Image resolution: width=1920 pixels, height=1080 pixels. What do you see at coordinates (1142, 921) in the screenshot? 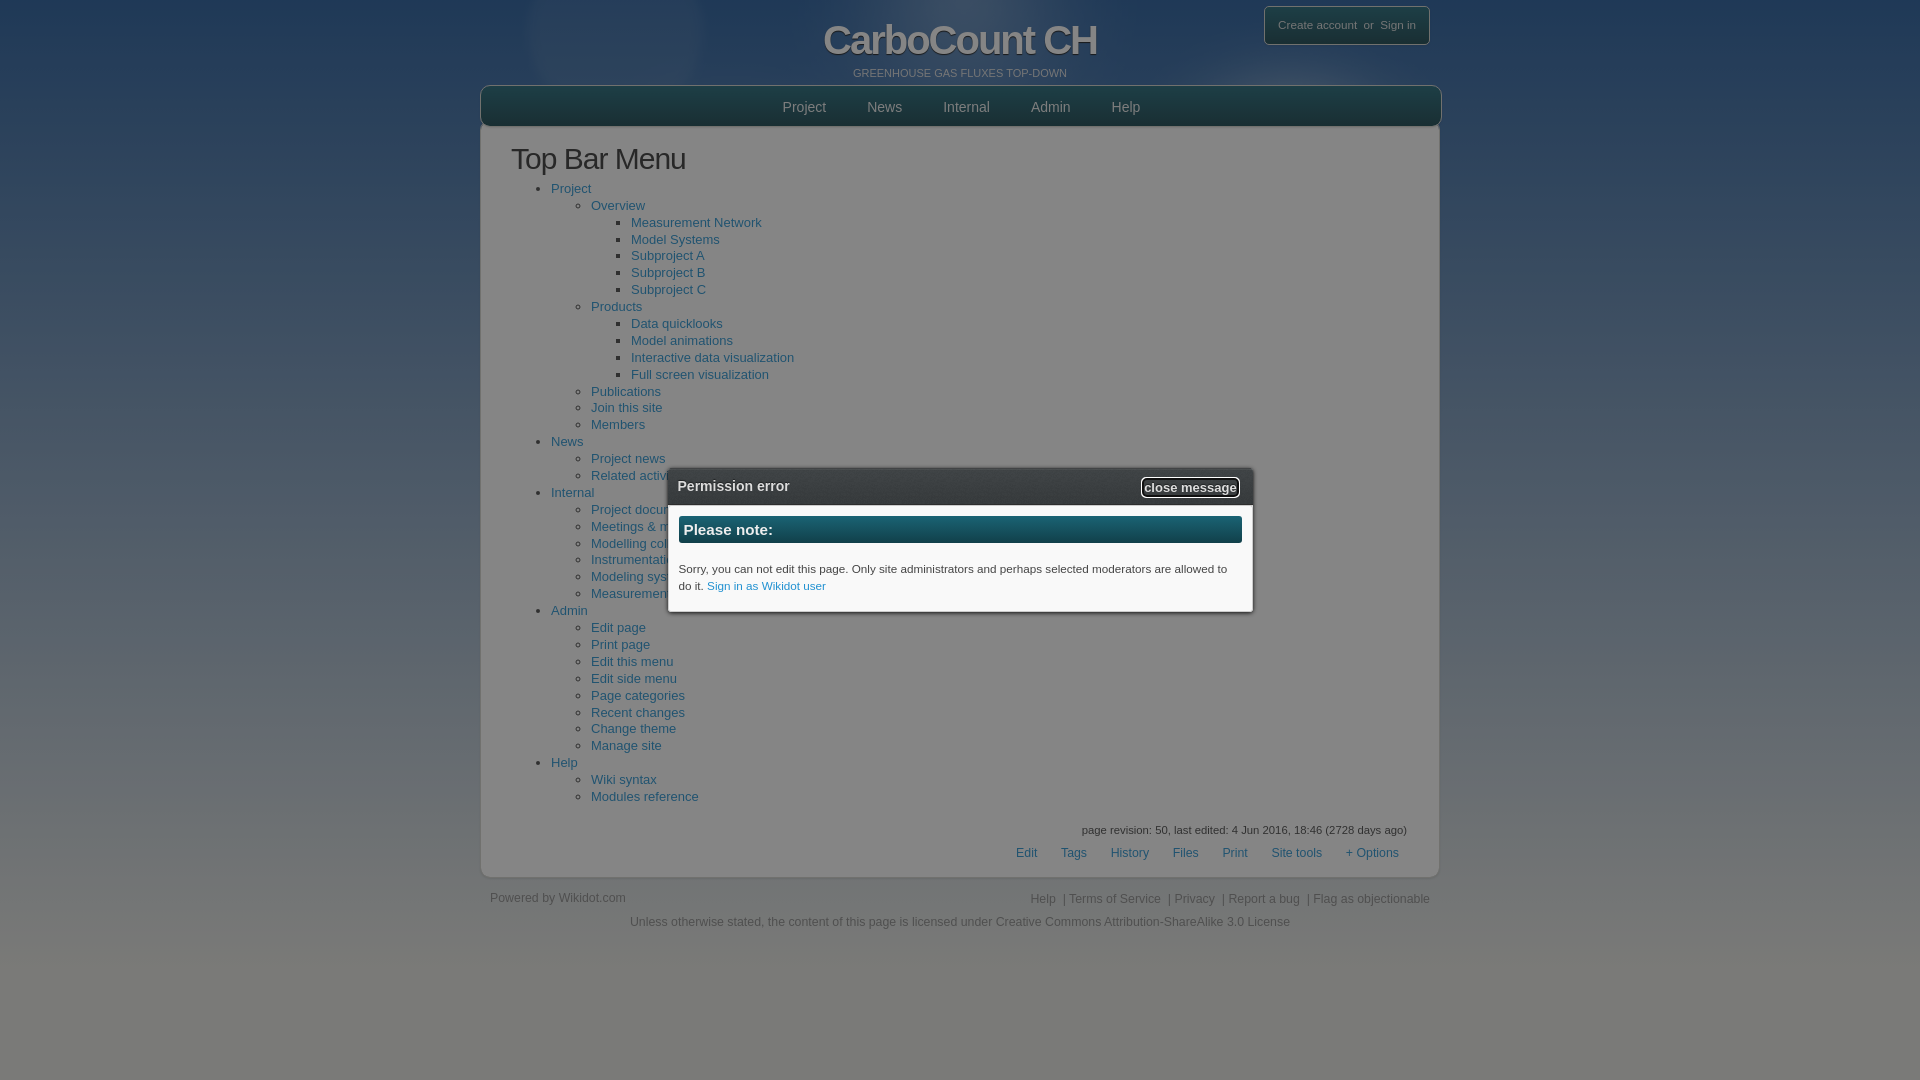
I see `'Creative Commons Attribution-ShareAlike 3.0 License'` at bounding box center [1142, 921].